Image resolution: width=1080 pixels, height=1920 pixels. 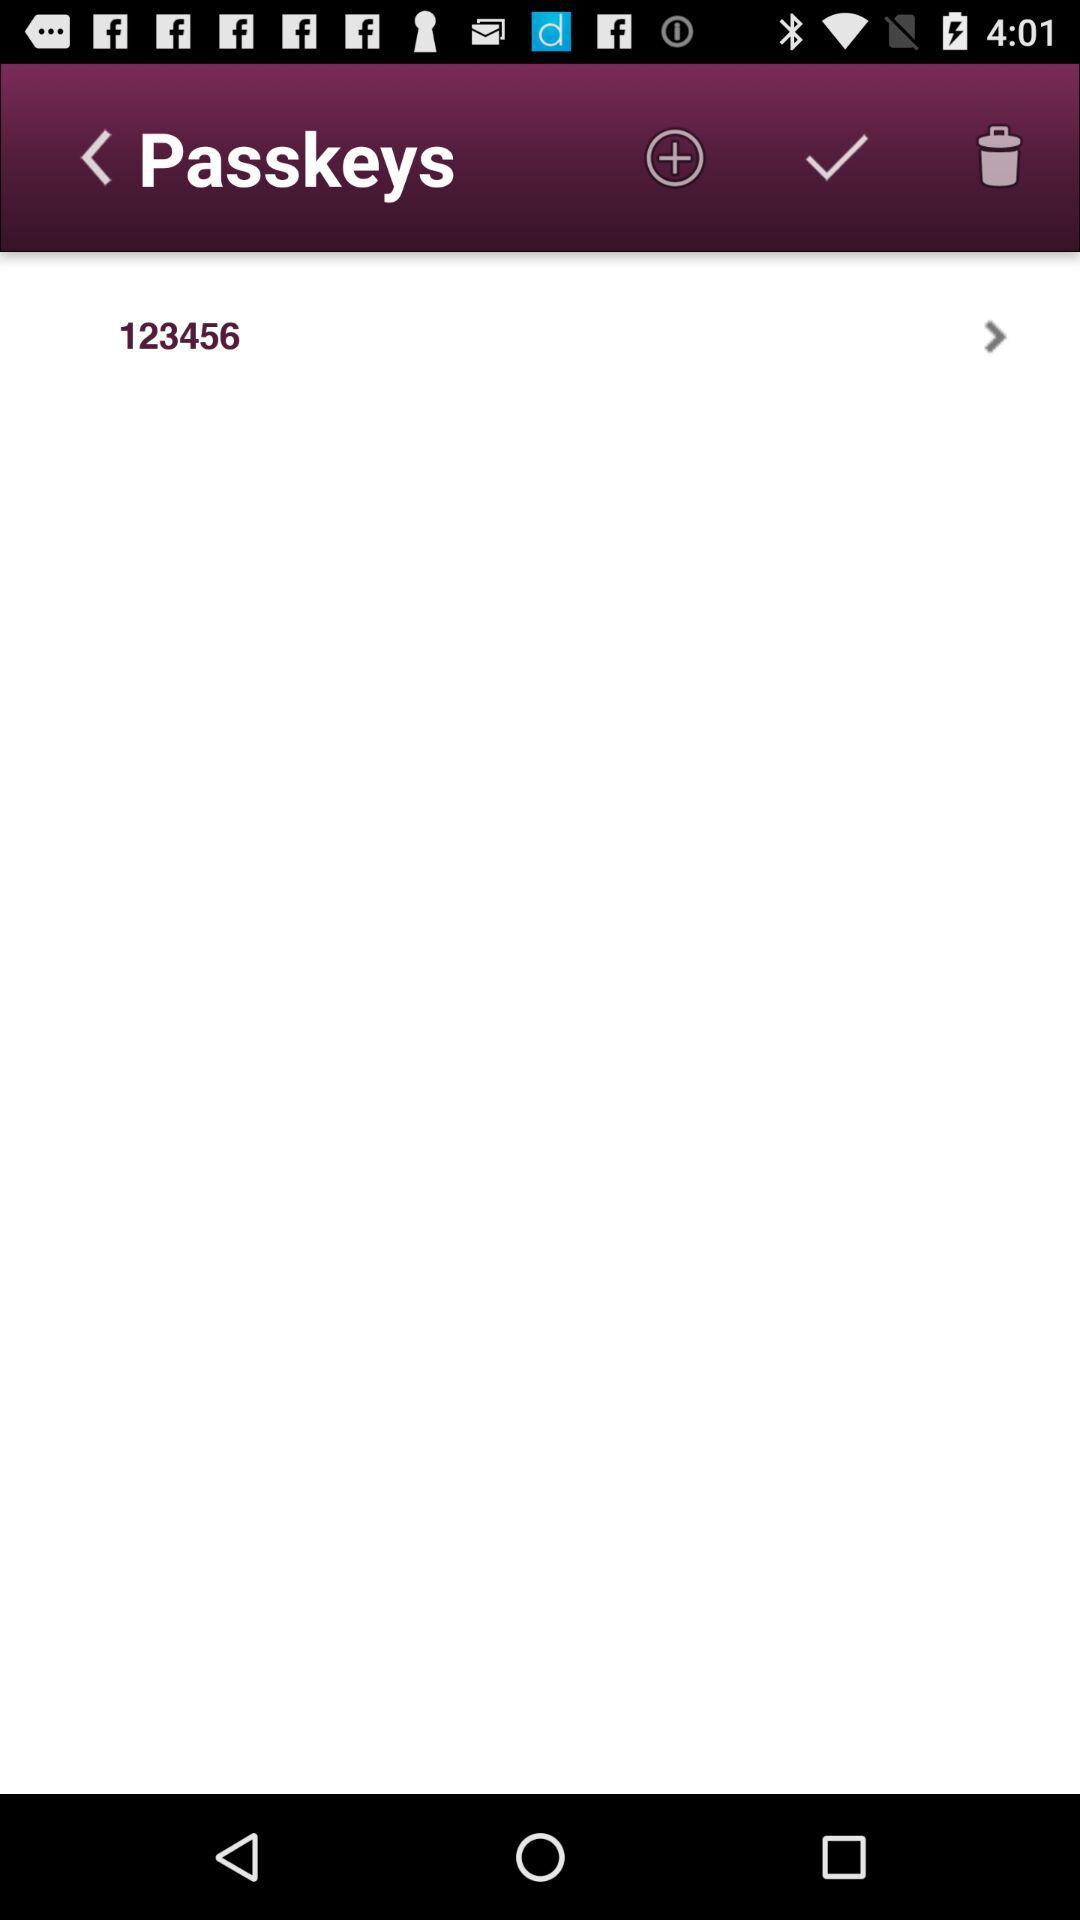 What do you see at coordinates (58, 336) in the screenshot?
I see `the app next to 123456 item` at bounding box center [58, 336].